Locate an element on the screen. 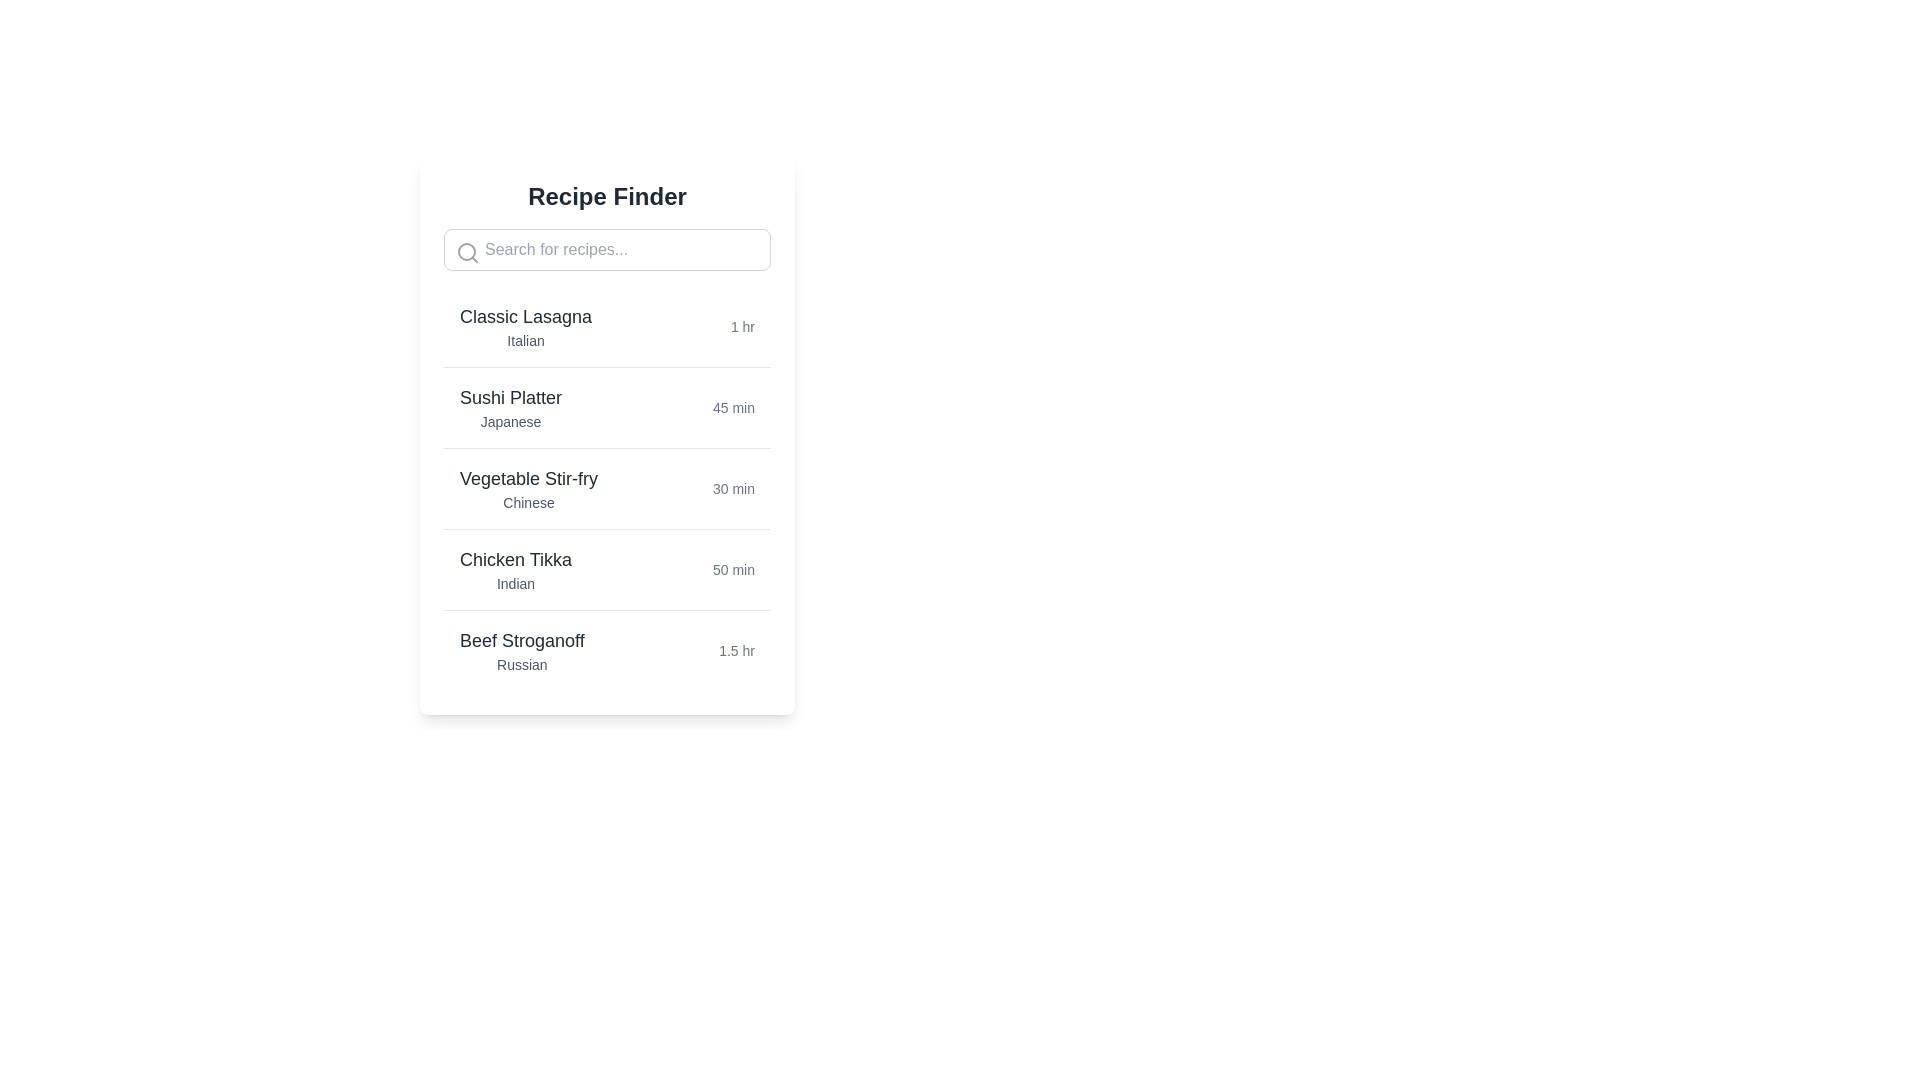  the static text label reading 'Japanese', which is styled in gray and positioned directly below 'Sushi Platter' is located at coordinates (511, 420).